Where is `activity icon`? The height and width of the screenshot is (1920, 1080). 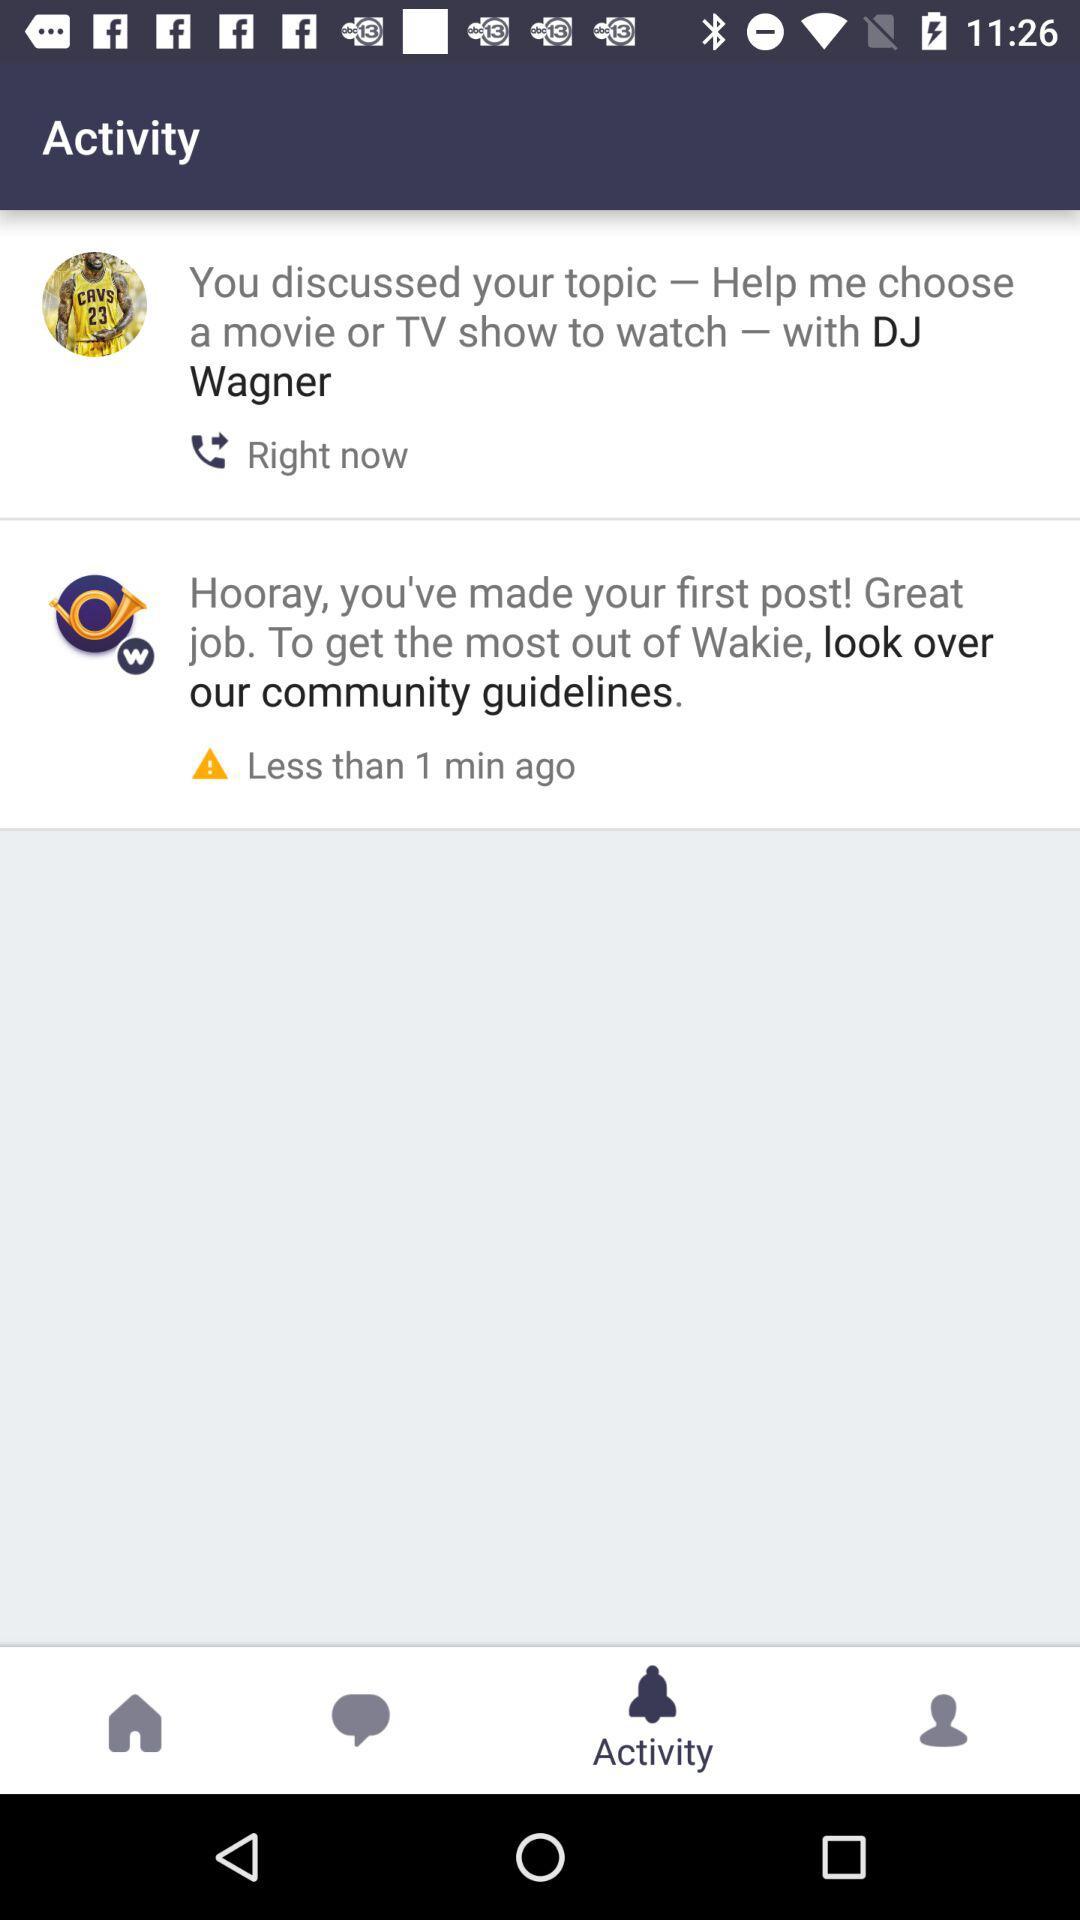 activity icon is located at coordinates (94, 613).